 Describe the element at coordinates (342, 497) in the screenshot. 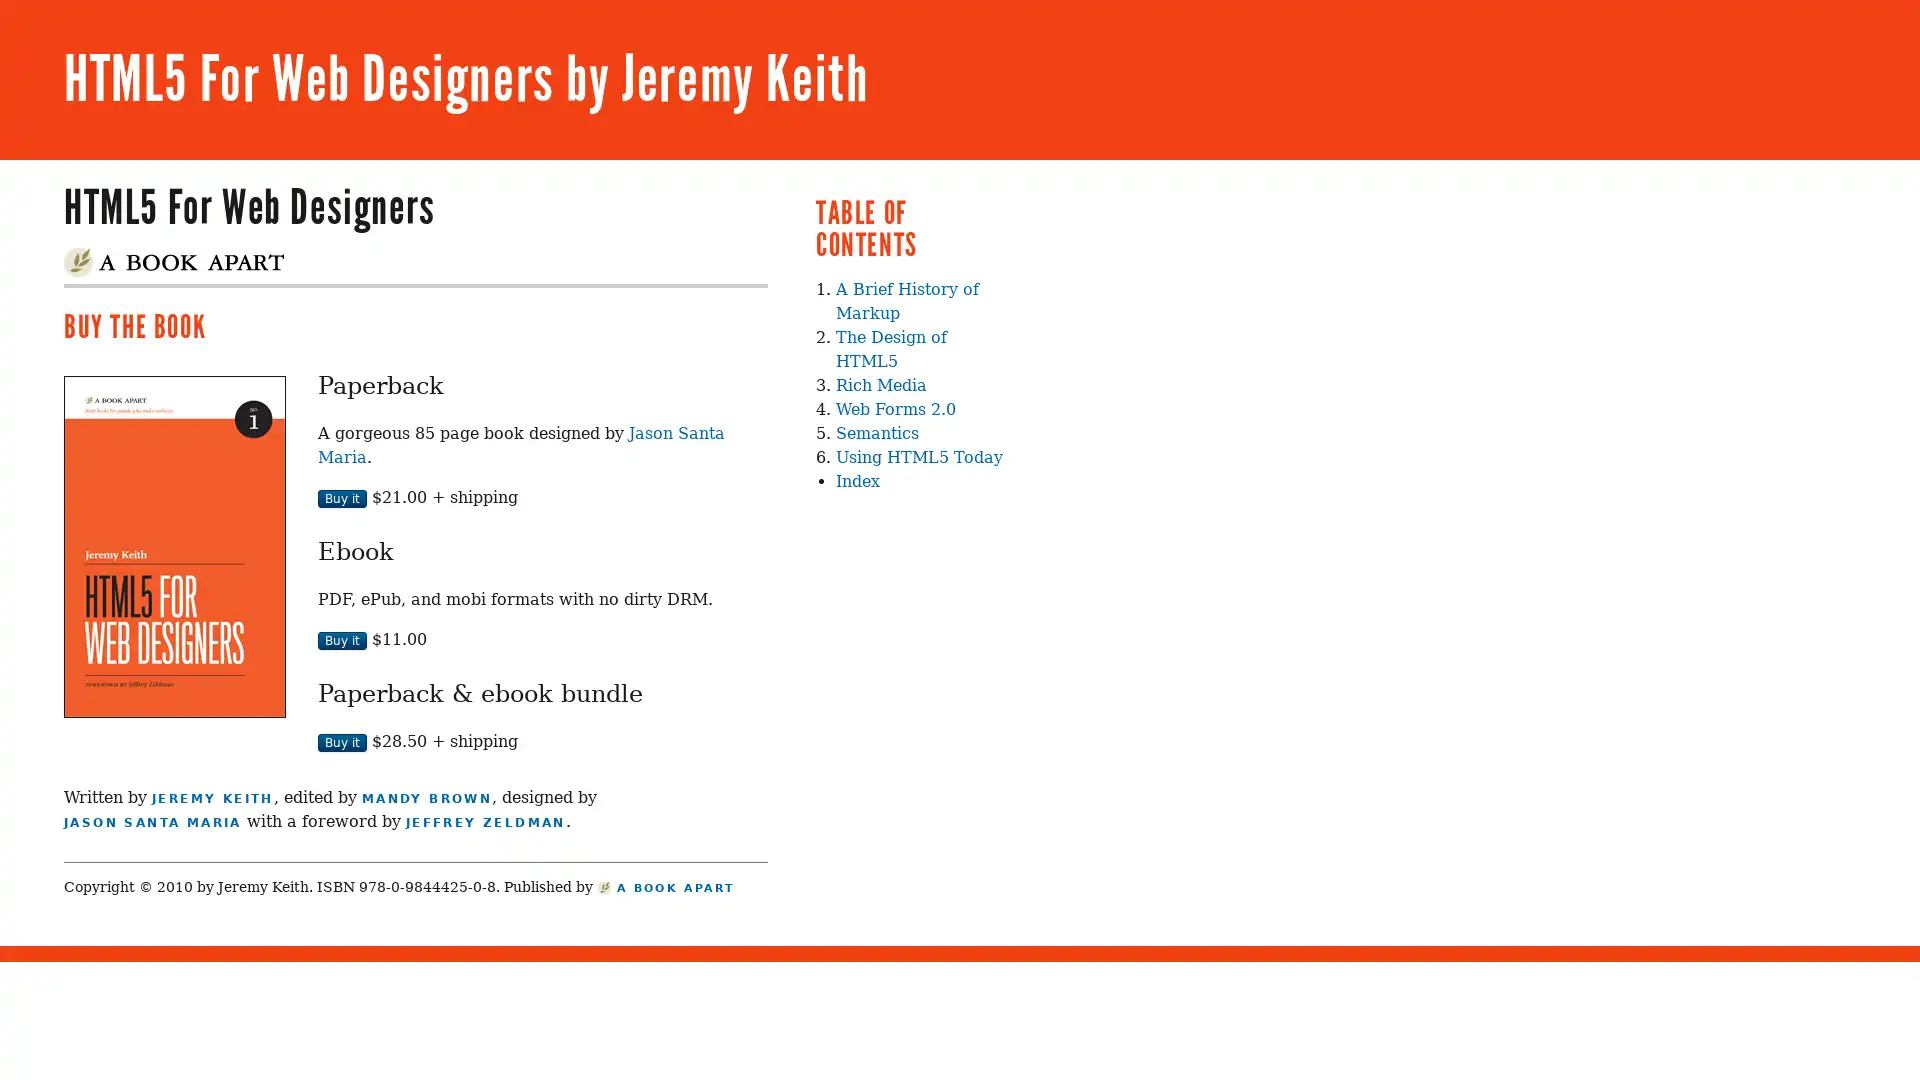

I see `$21.00 + shipping` at that location.